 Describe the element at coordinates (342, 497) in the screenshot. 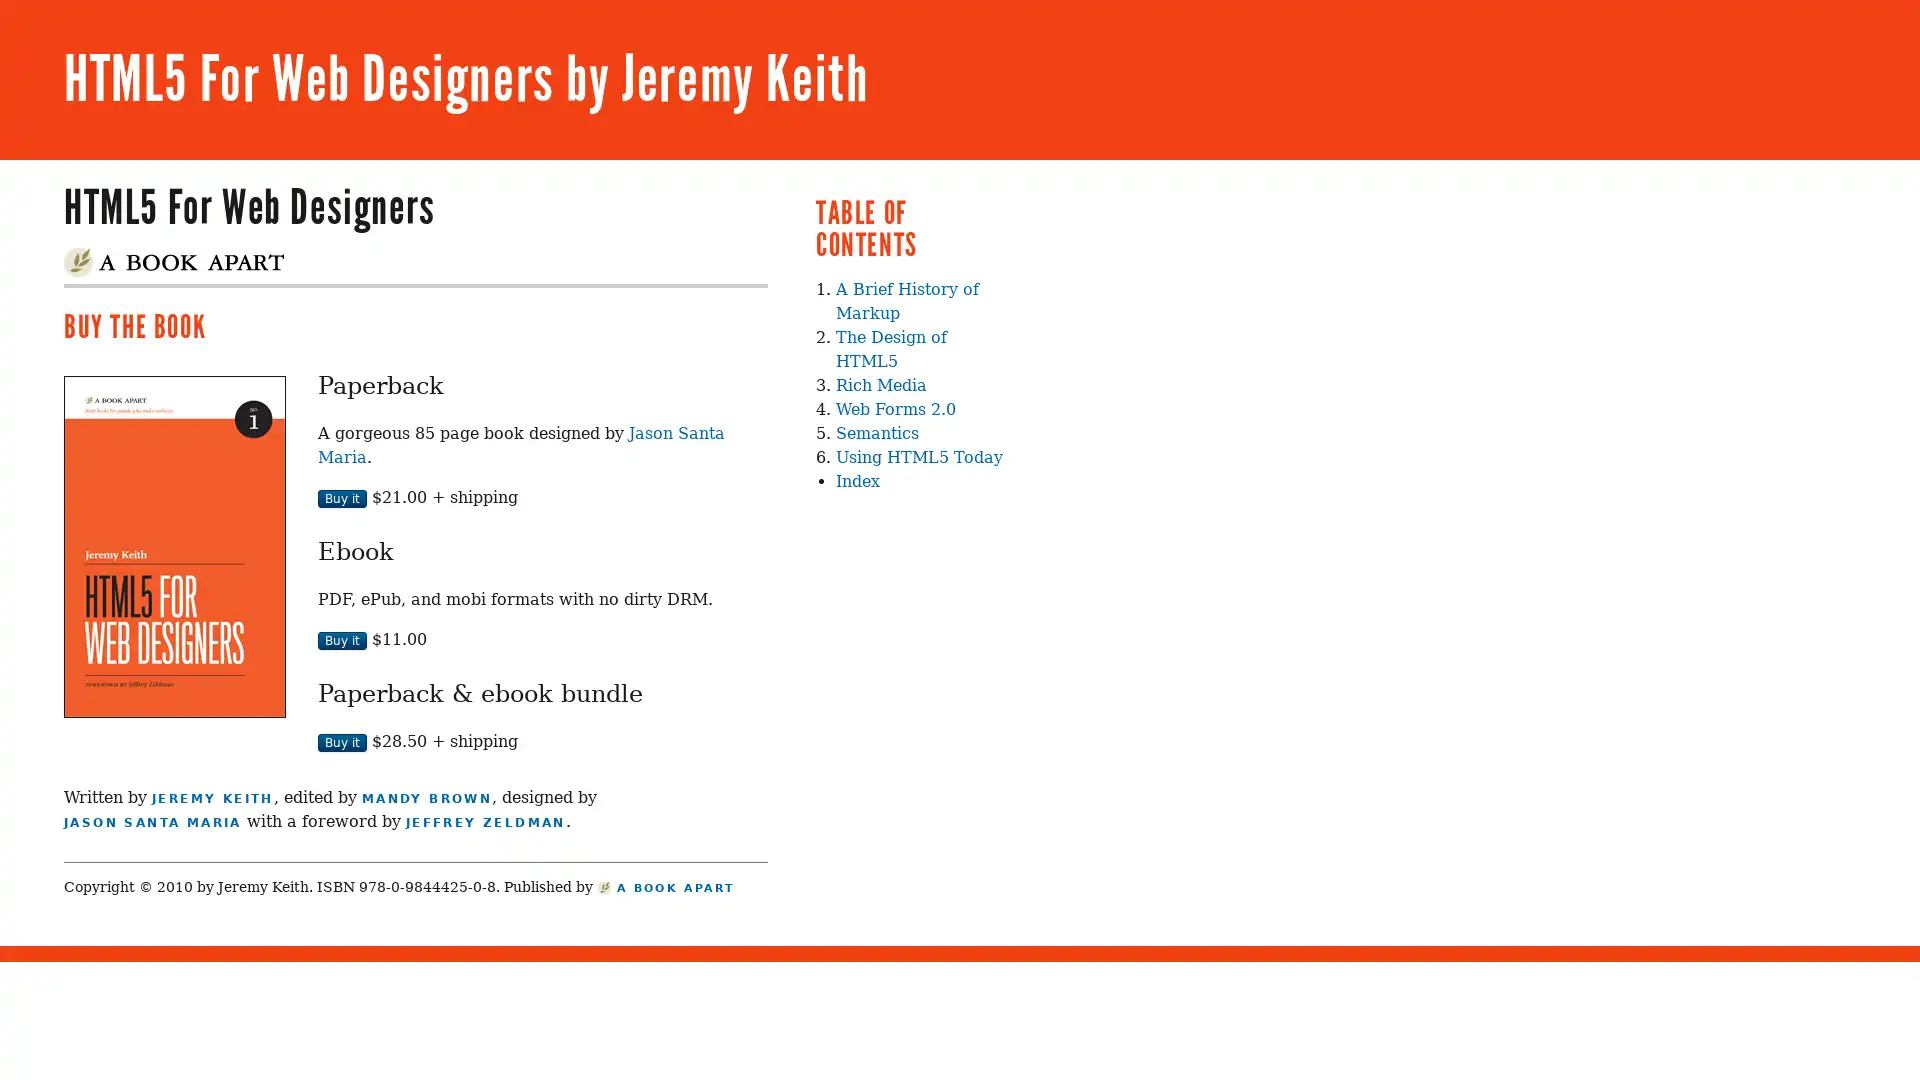

I see `$21.00 + shipping` at that location.